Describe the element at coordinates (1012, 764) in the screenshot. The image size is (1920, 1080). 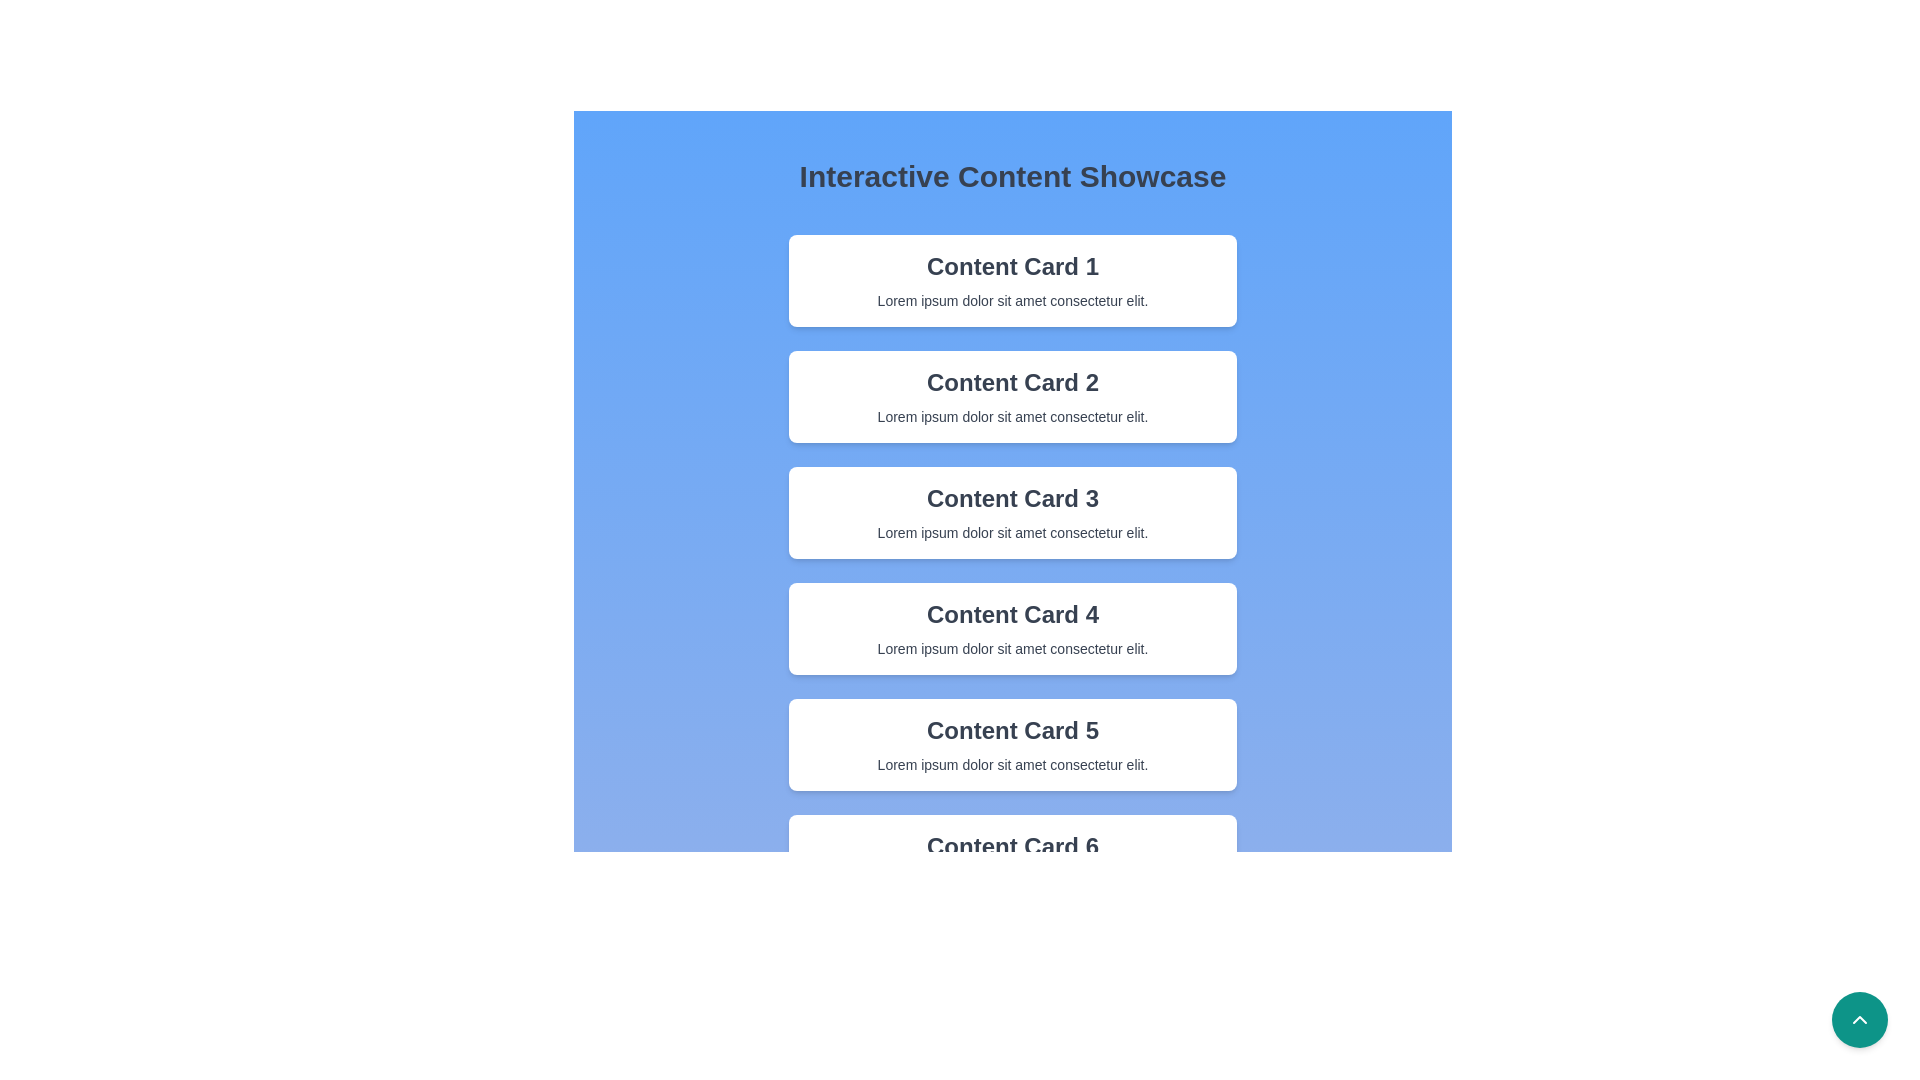
I see `the text label displaying 'Lorem ipsum dolor sit amet consectetur elit.' located at the bottom of 'Content Card 5'` at that location.